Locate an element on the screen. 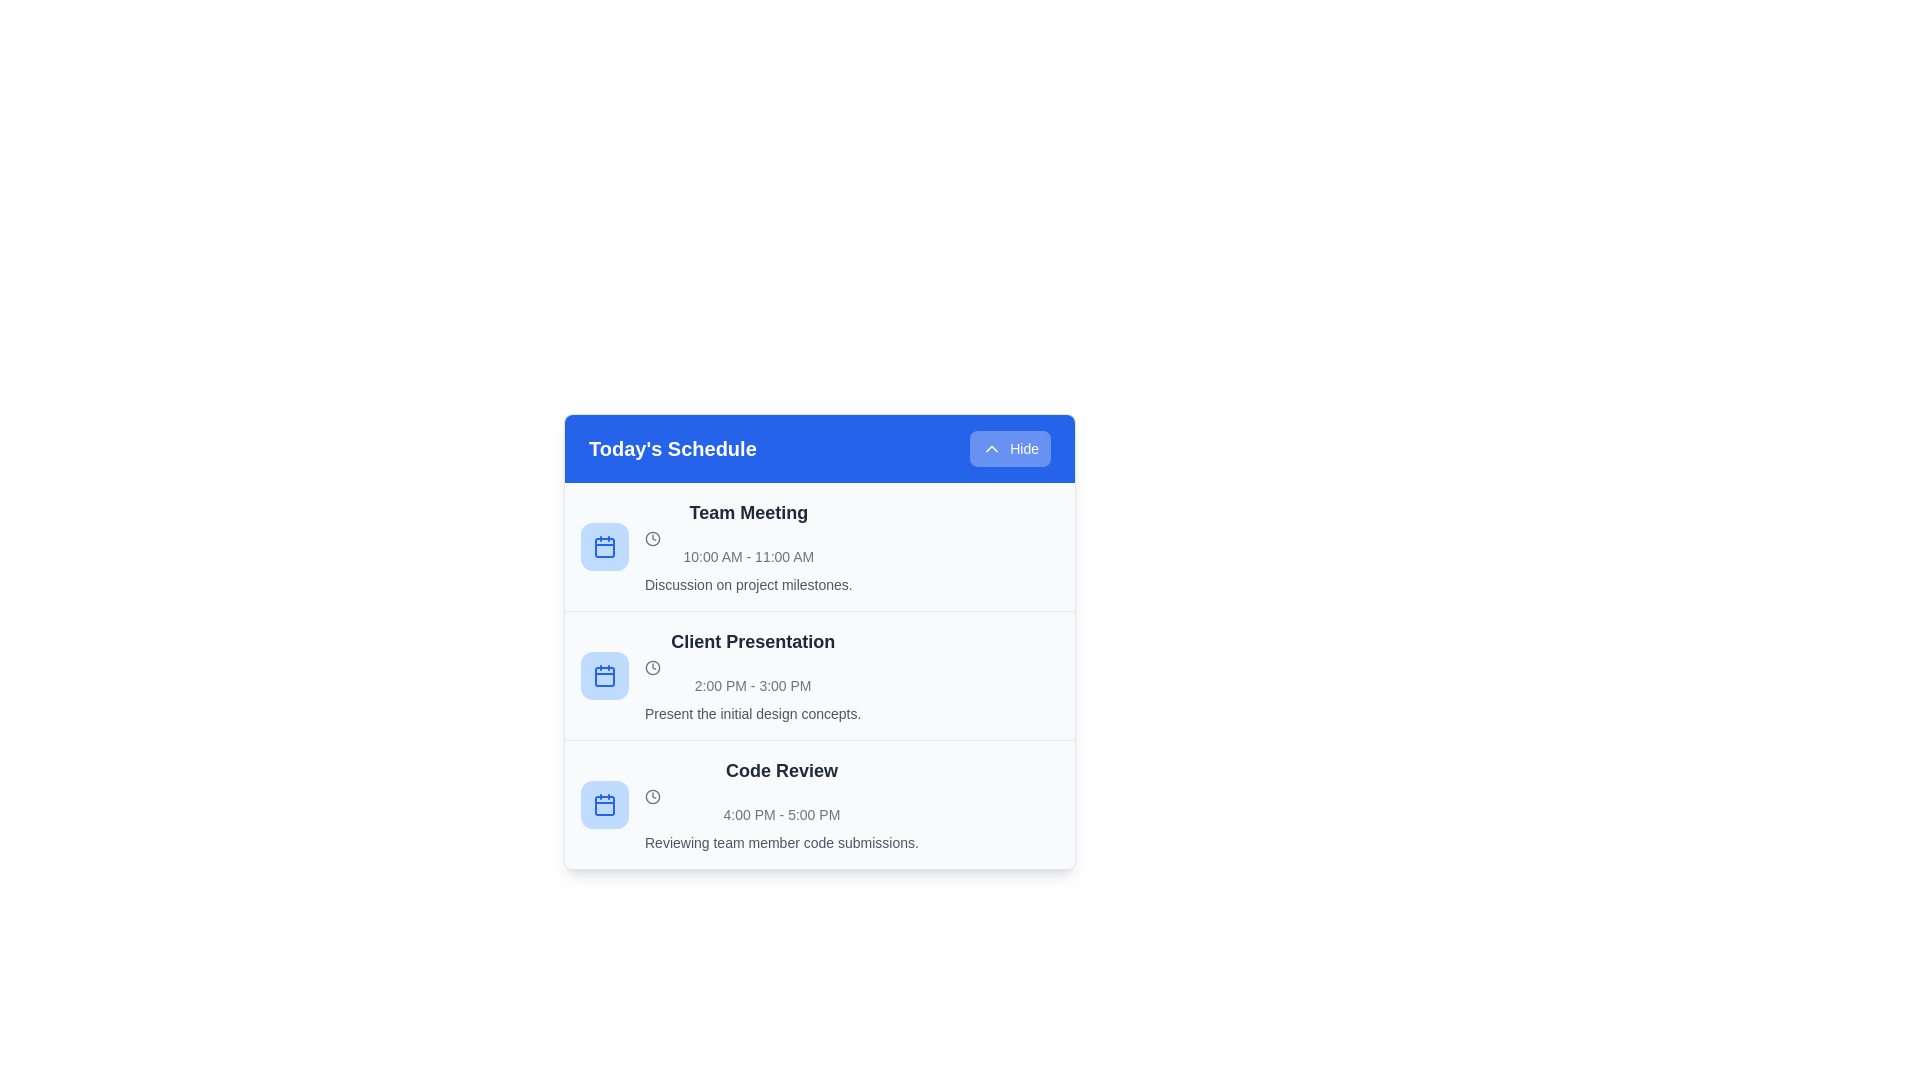 This screenshot has width=1920, height=1080. the 'Hide' button with a right-facing chevron icon located in the top-right corner of the blue bar labeled 'Today's Schedule' is located at coordinates (1010, 447).